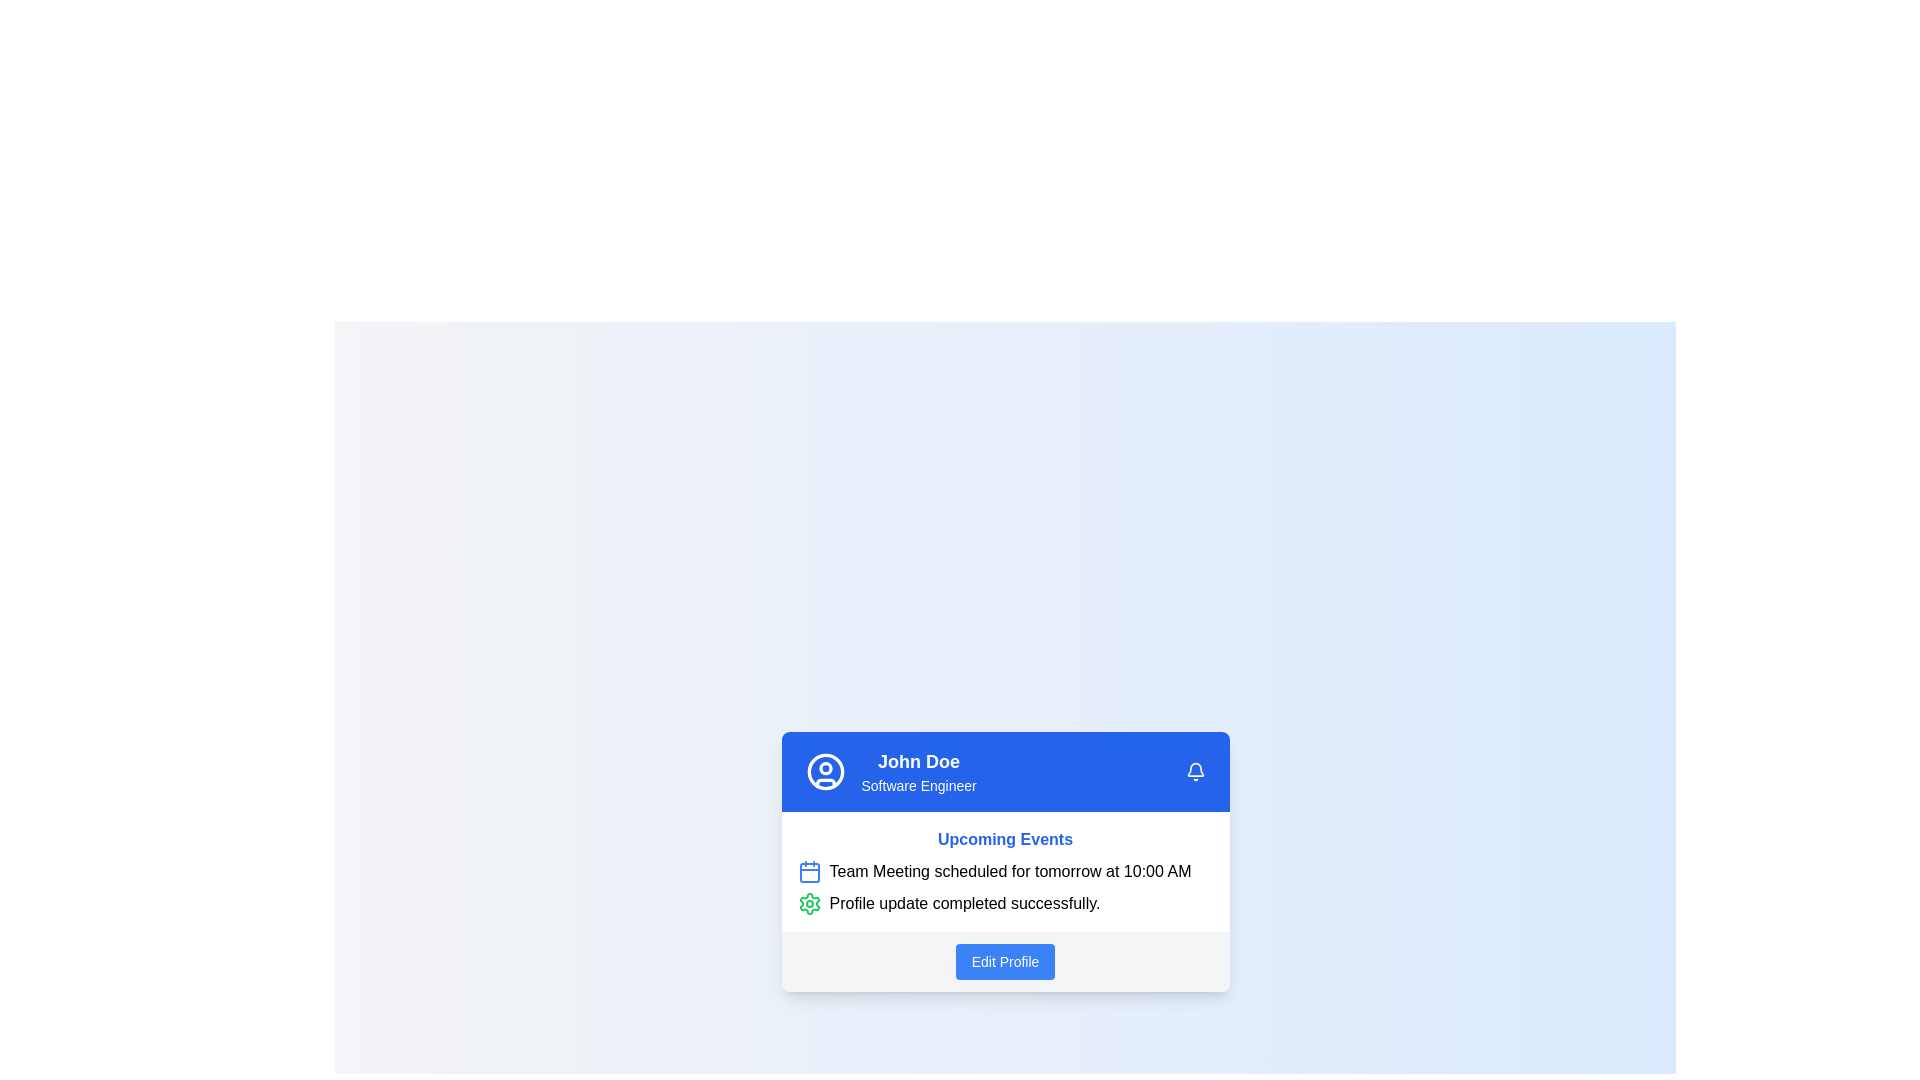 This screenshot has height=1080, width=1920. Describe the element at coordinates (1005, 960) in the screenshot. I see `the 'Edit Profile' button, which is a rectangular button with a blue background and white text, located at the center bottom of a white card section` at that location.